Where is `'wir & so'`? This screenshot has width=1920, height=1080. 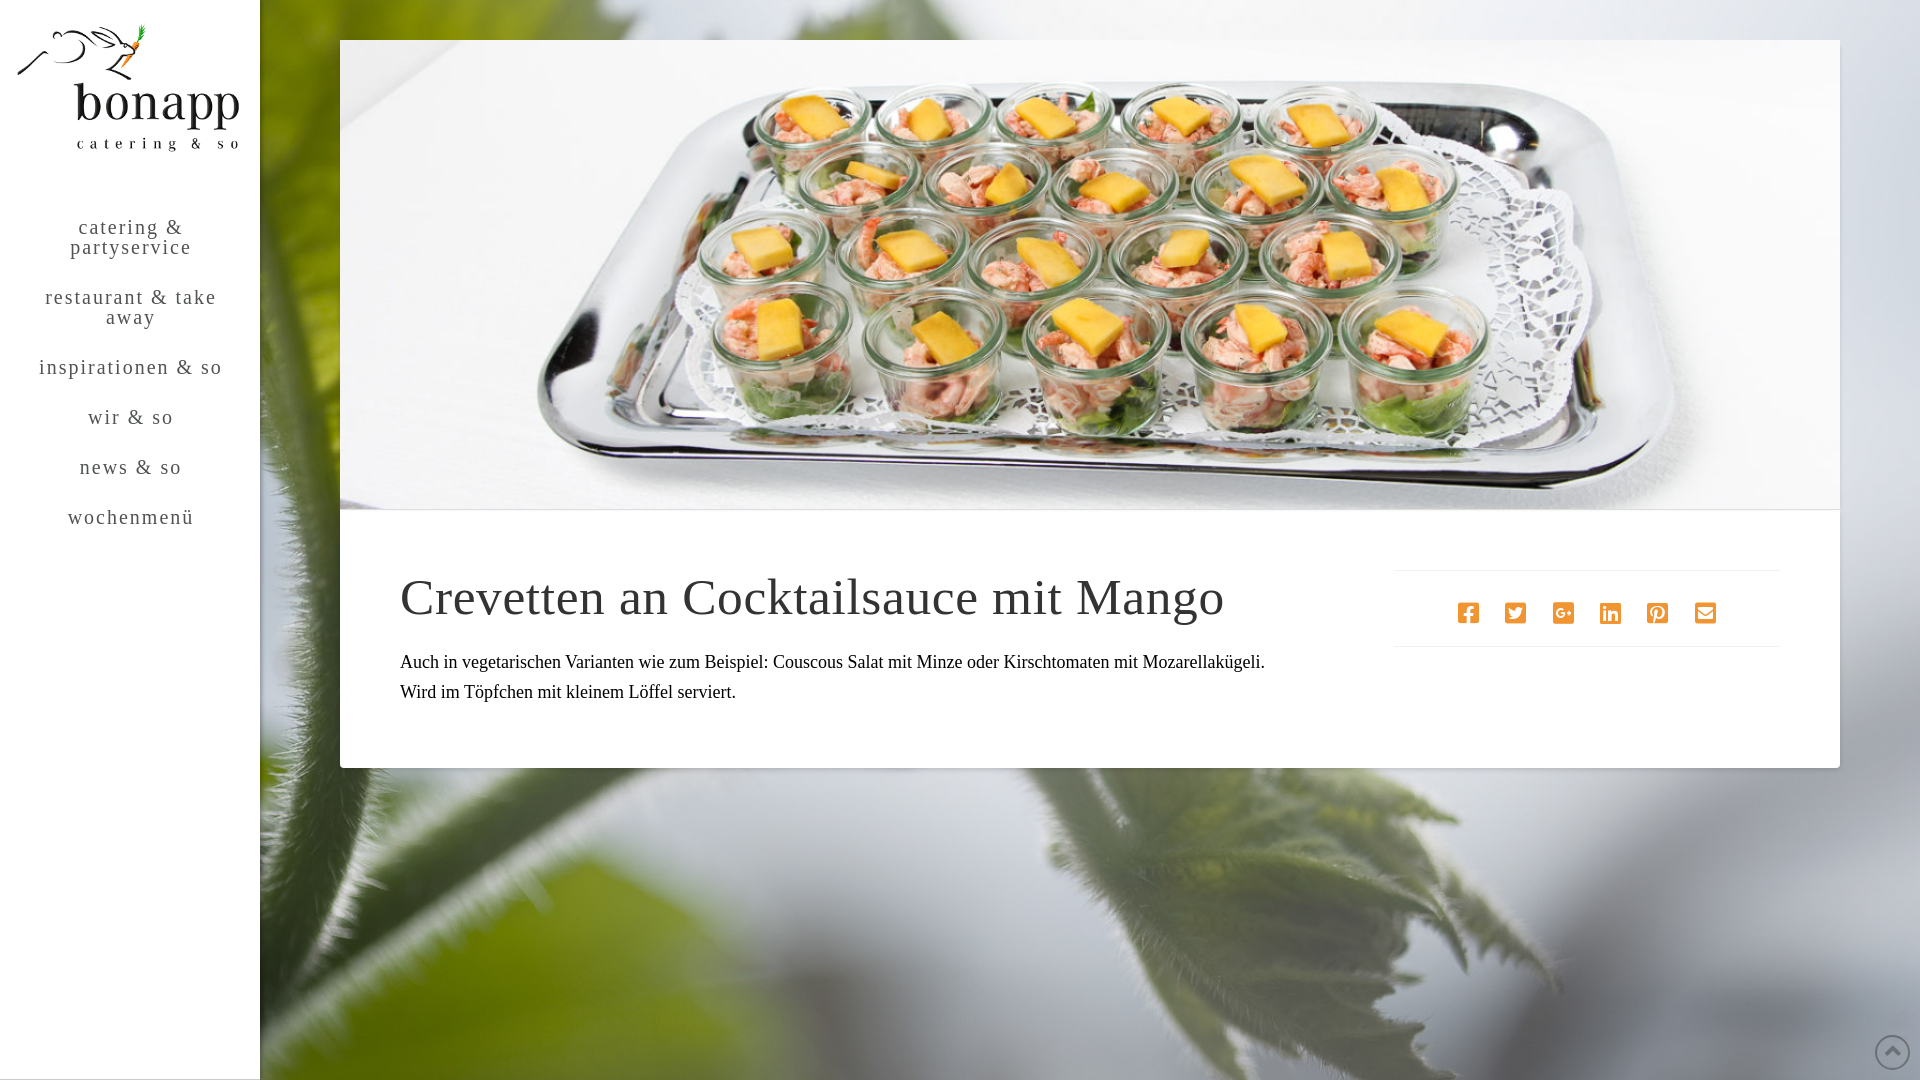
'wir & so' is located at coordinates (128, 415).